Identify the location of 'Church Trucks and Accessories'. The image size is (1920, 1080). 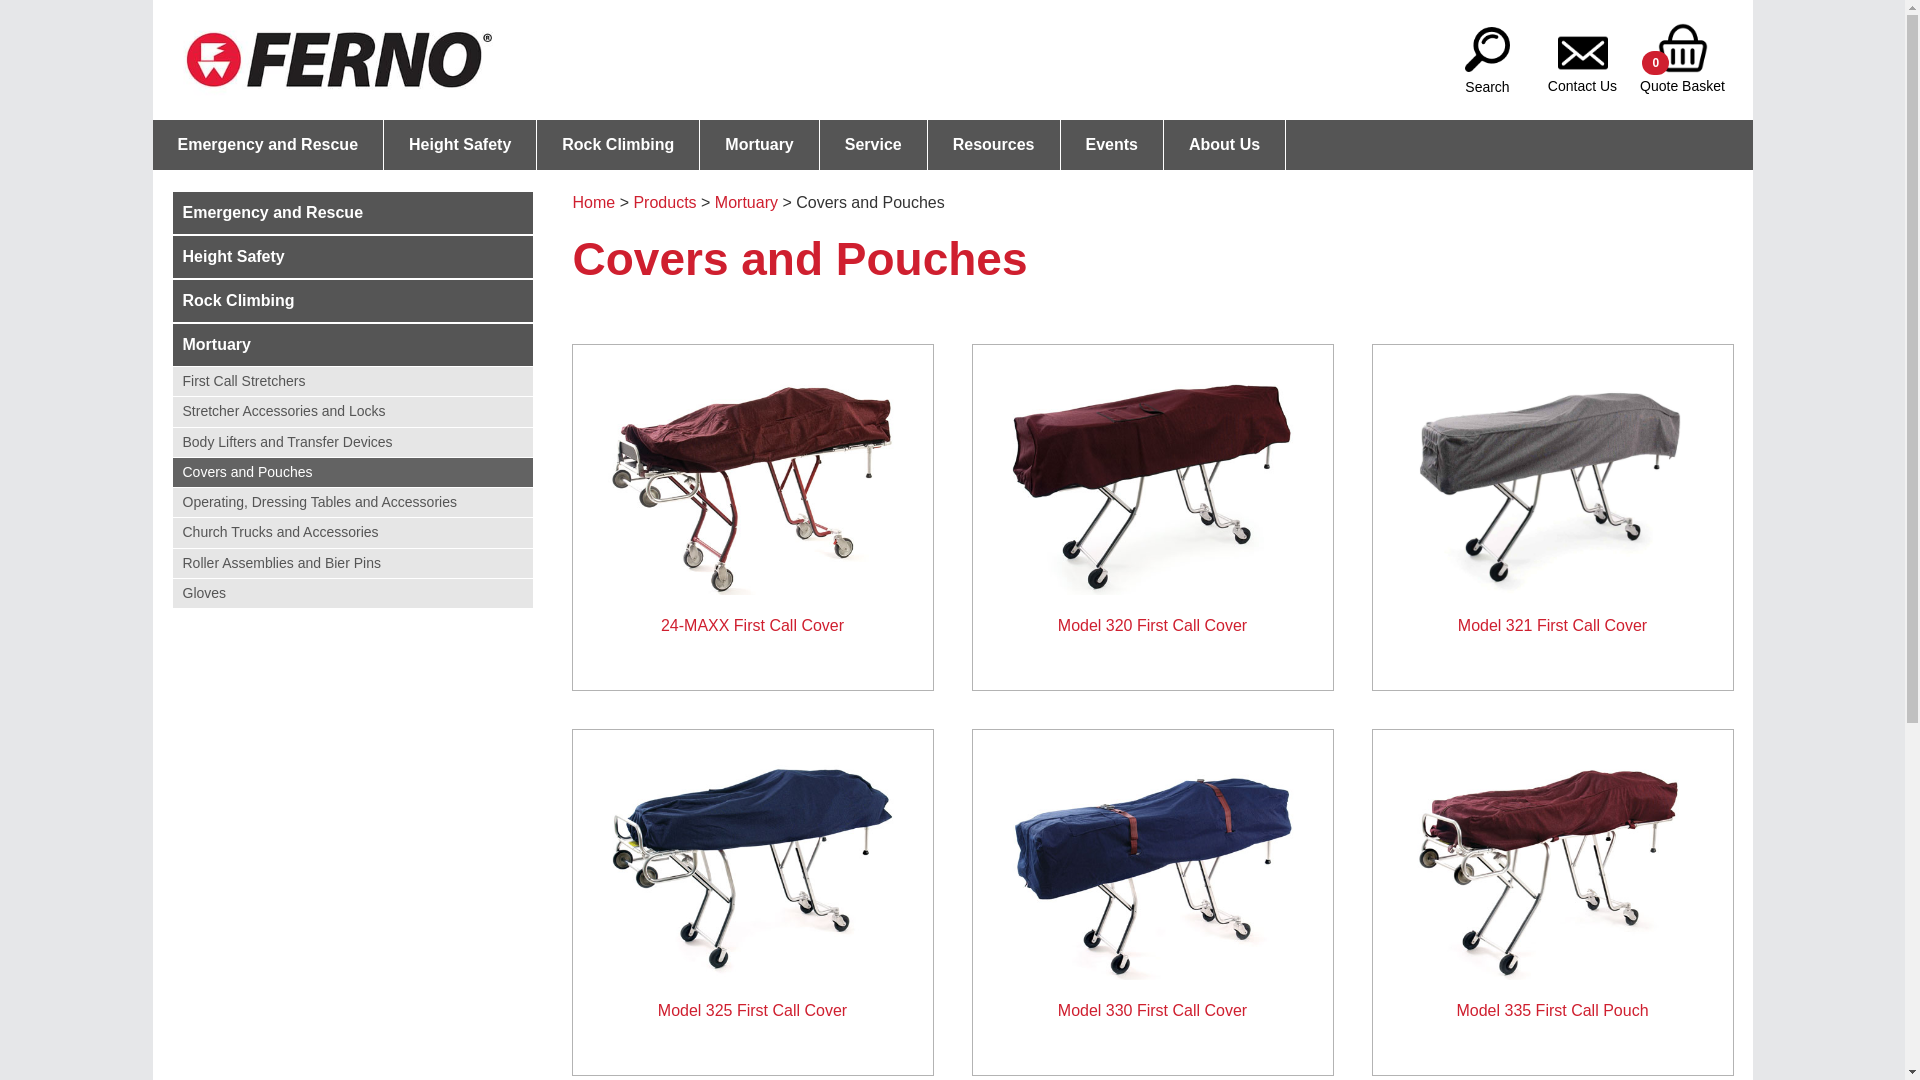
(351, 531).